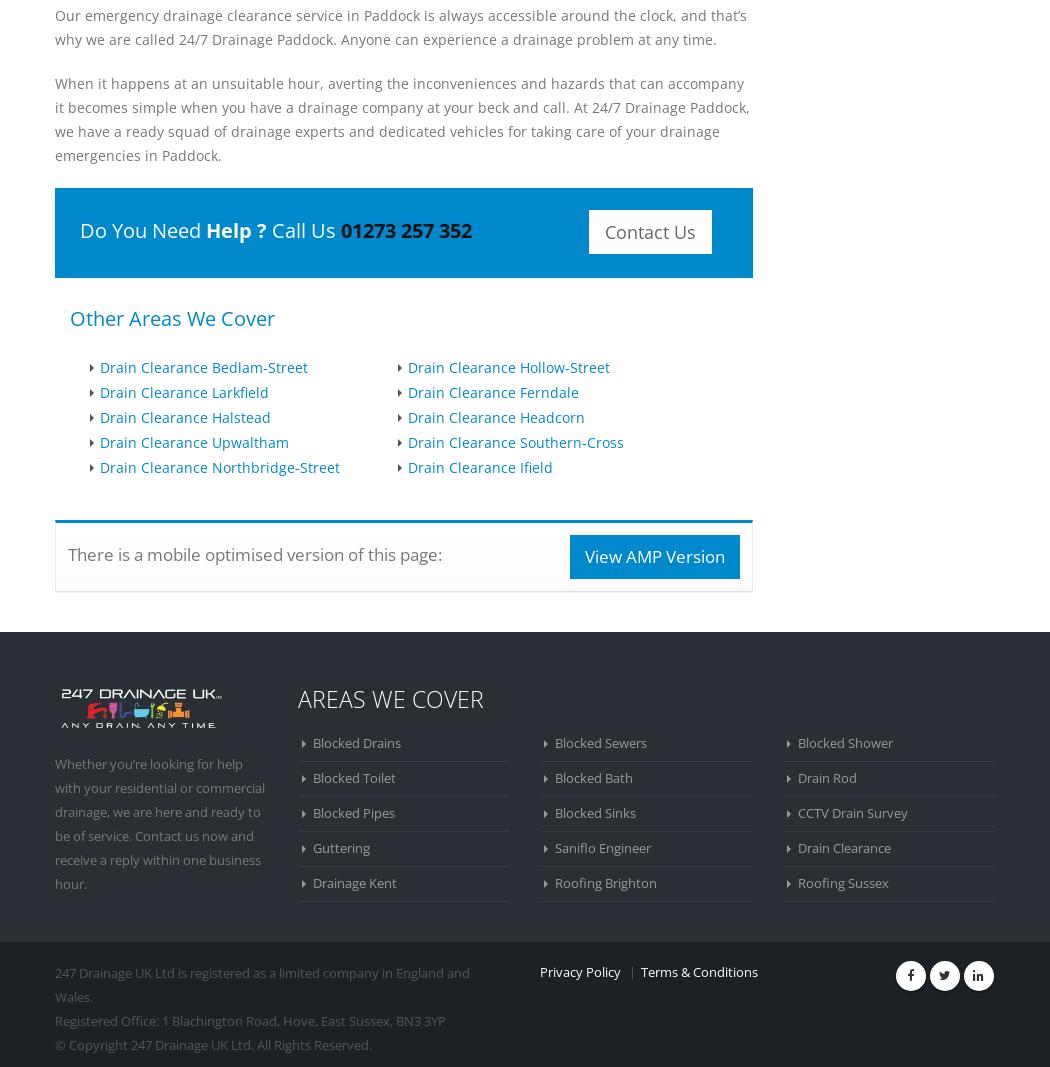 This screenshot has height=1067, width=1050. Describe the element at coordinates (352, 812) in the screenshot. I see `'Blocked Pipes'` at that location.